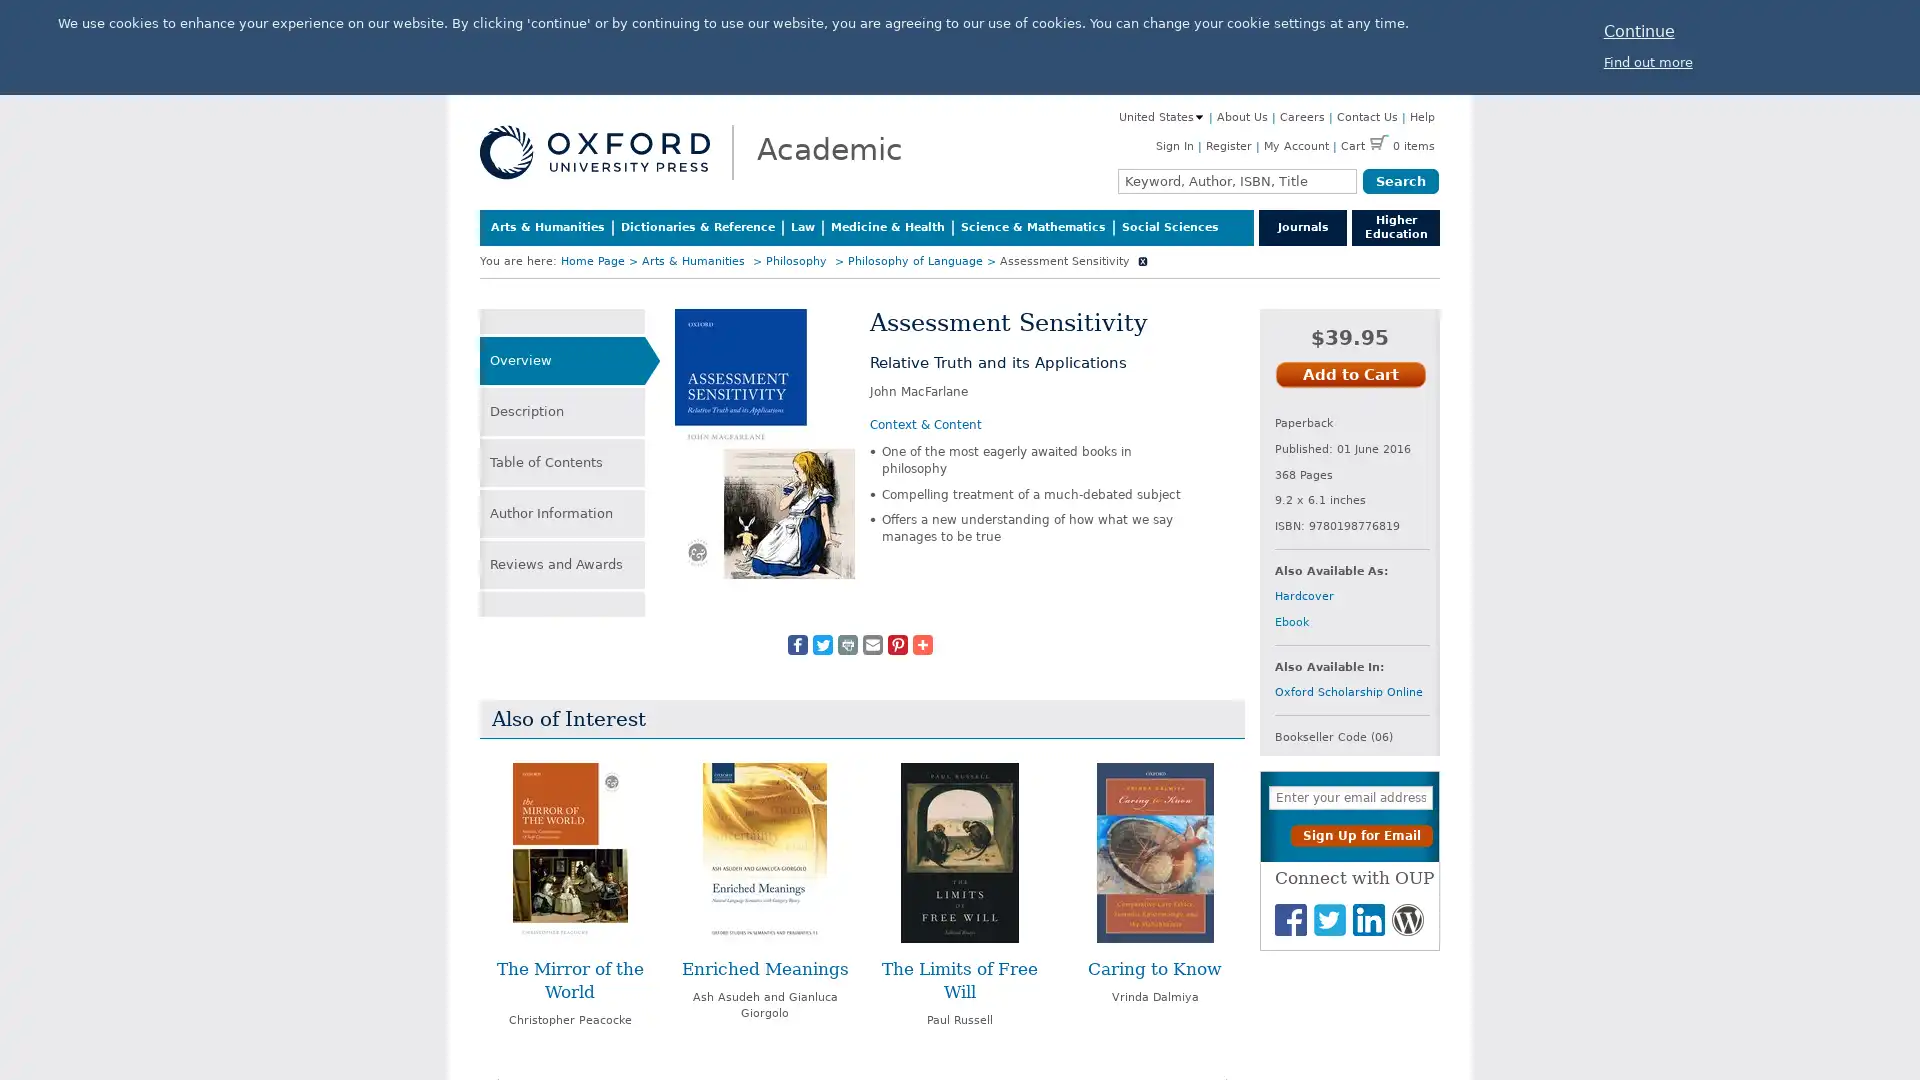 This screenshot has height=1080, width=1920. I want to click on Share to Print, so click(846, 644).